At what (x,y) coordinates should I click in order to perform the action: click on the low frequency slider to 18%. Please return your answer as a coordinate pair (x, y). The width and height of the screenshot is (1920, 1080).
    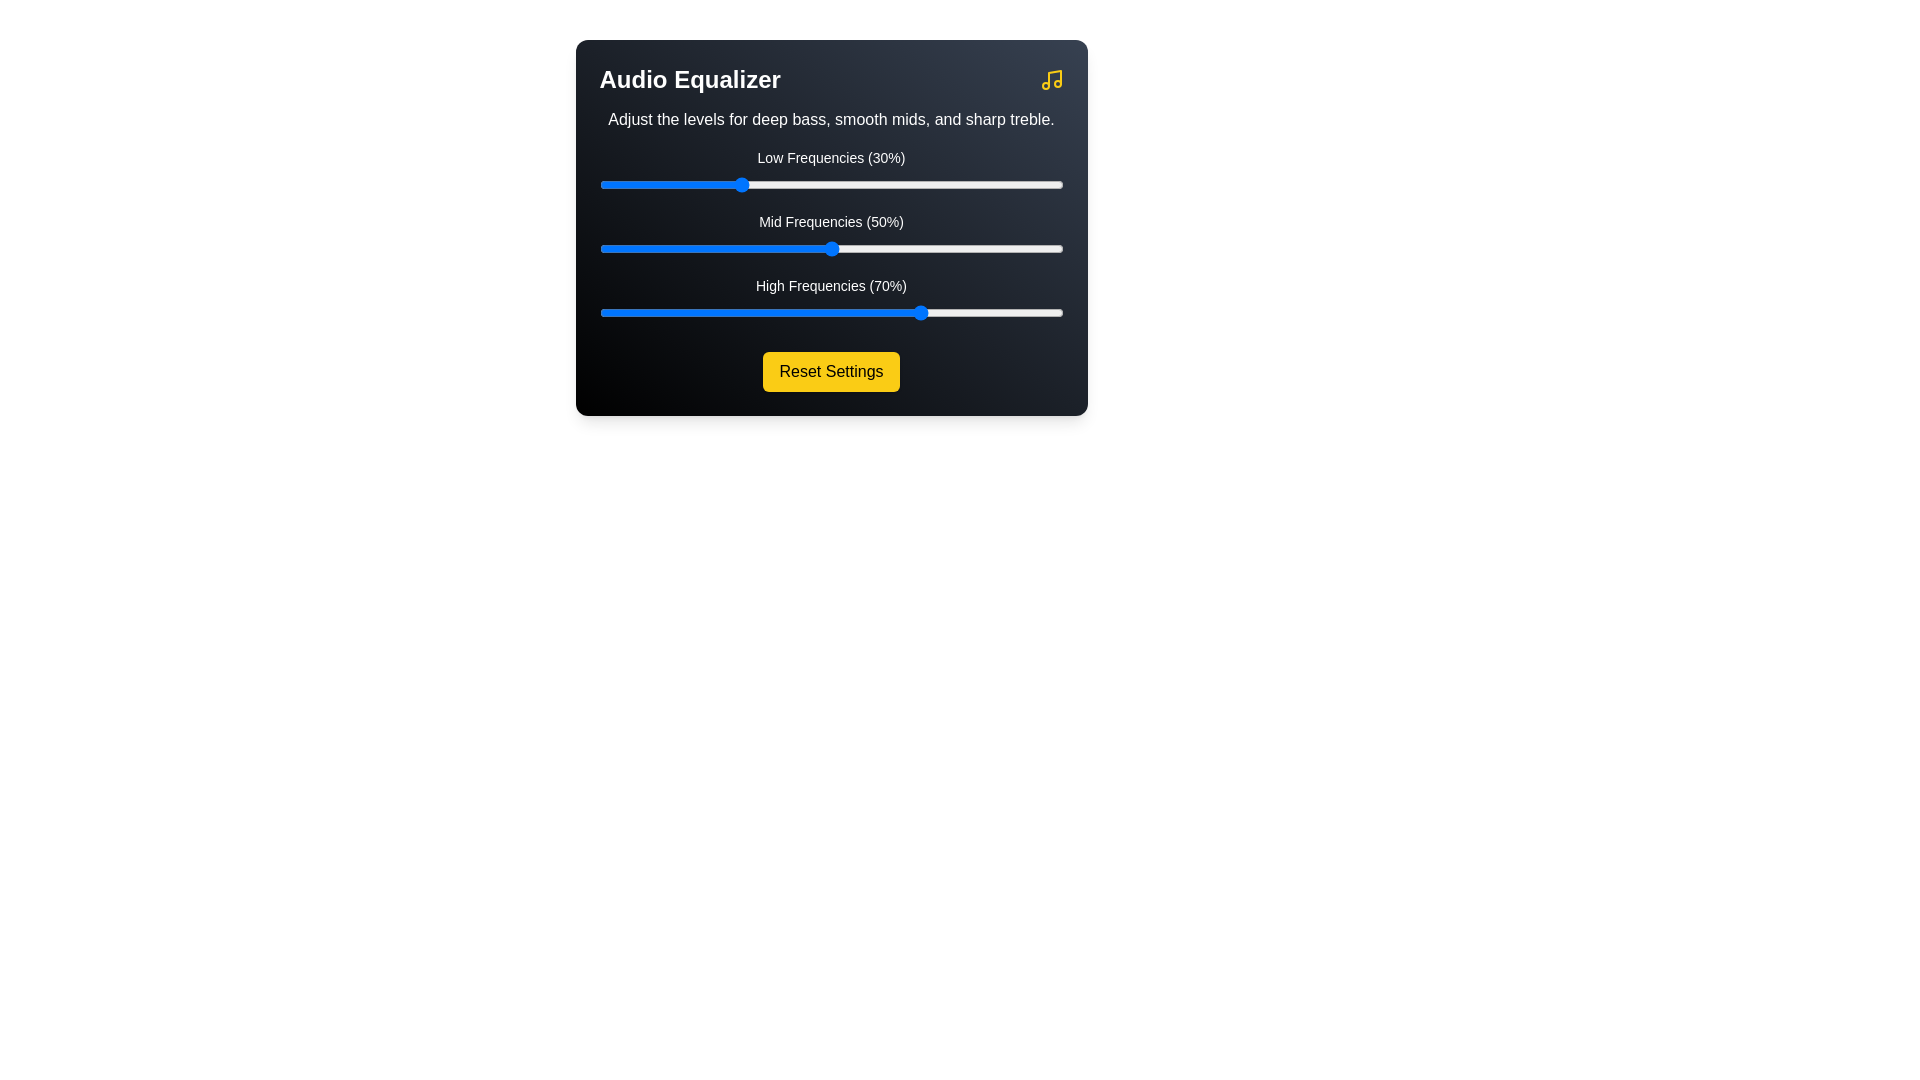
    Looking at the image, I should click on (682, 185).